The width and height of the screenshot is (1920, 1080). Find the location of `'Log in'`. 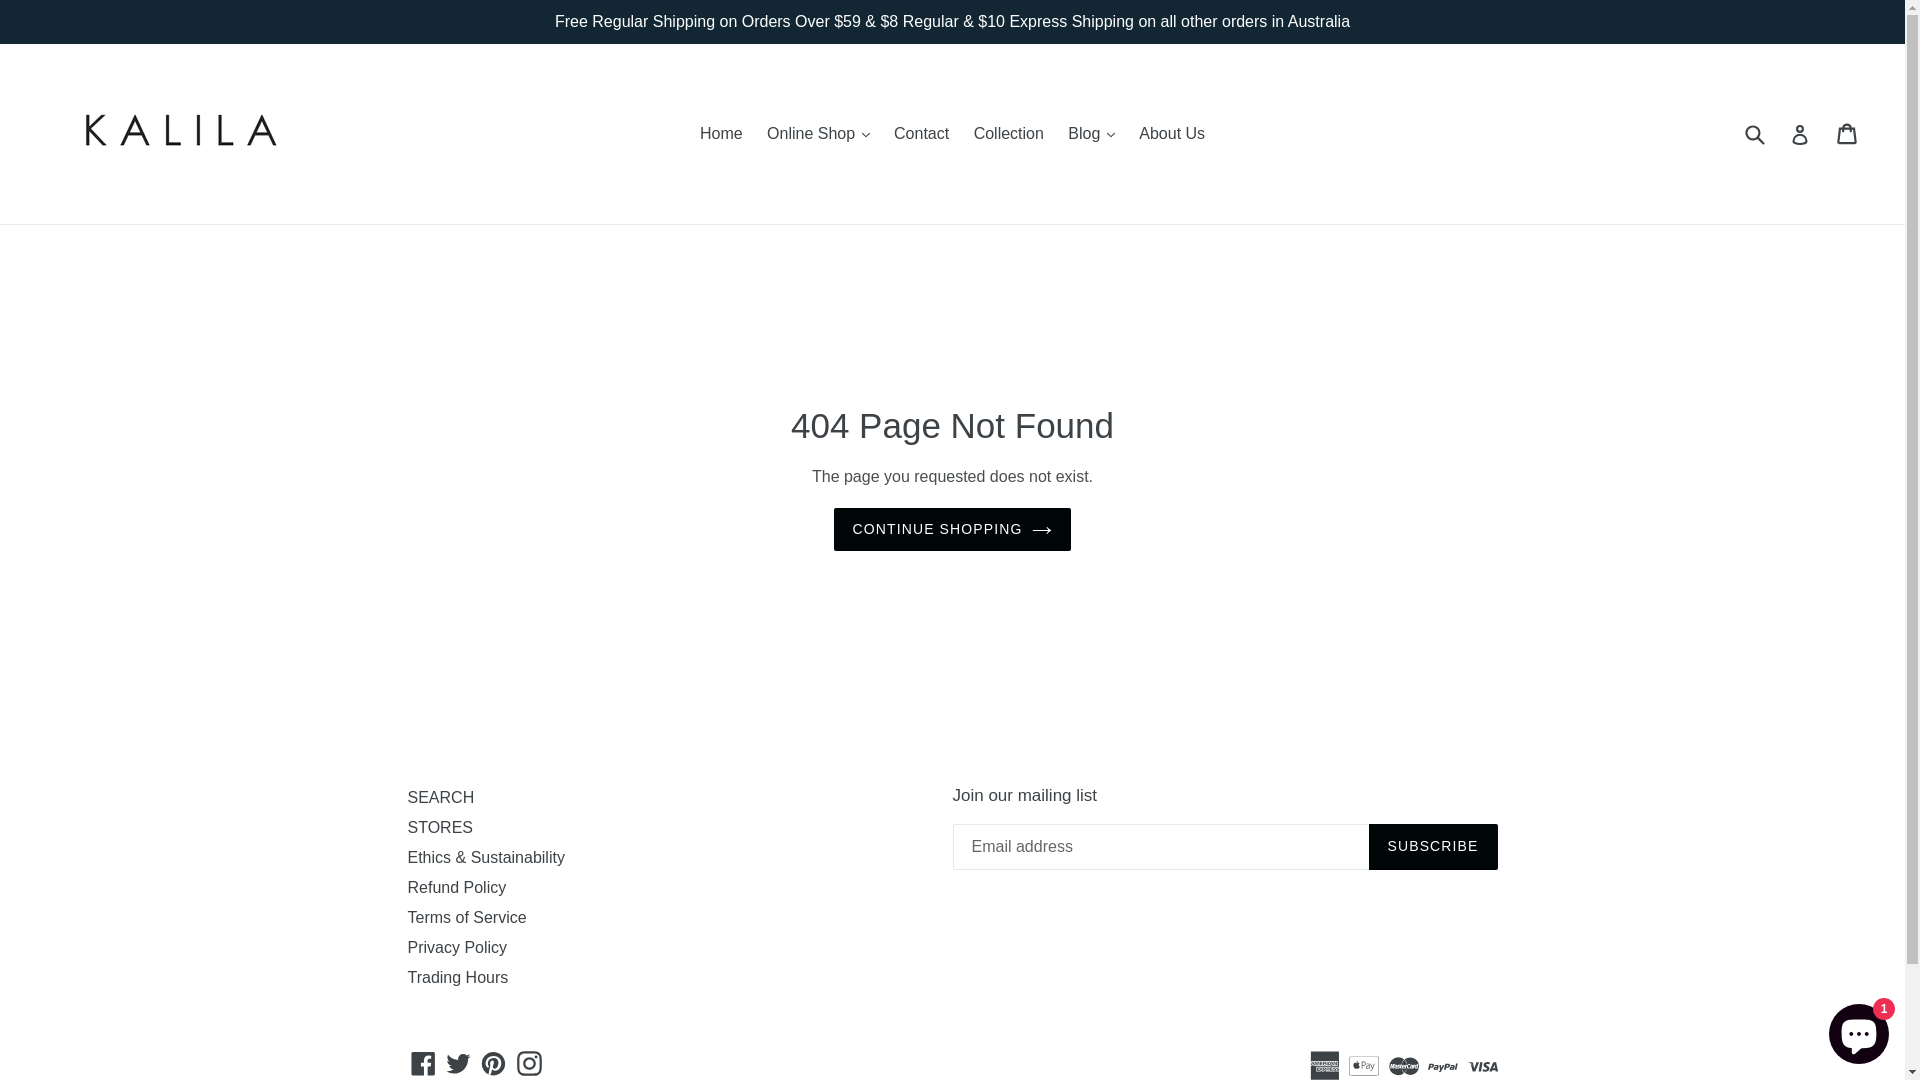

'Log in' is located at coordinates (1800, 134).